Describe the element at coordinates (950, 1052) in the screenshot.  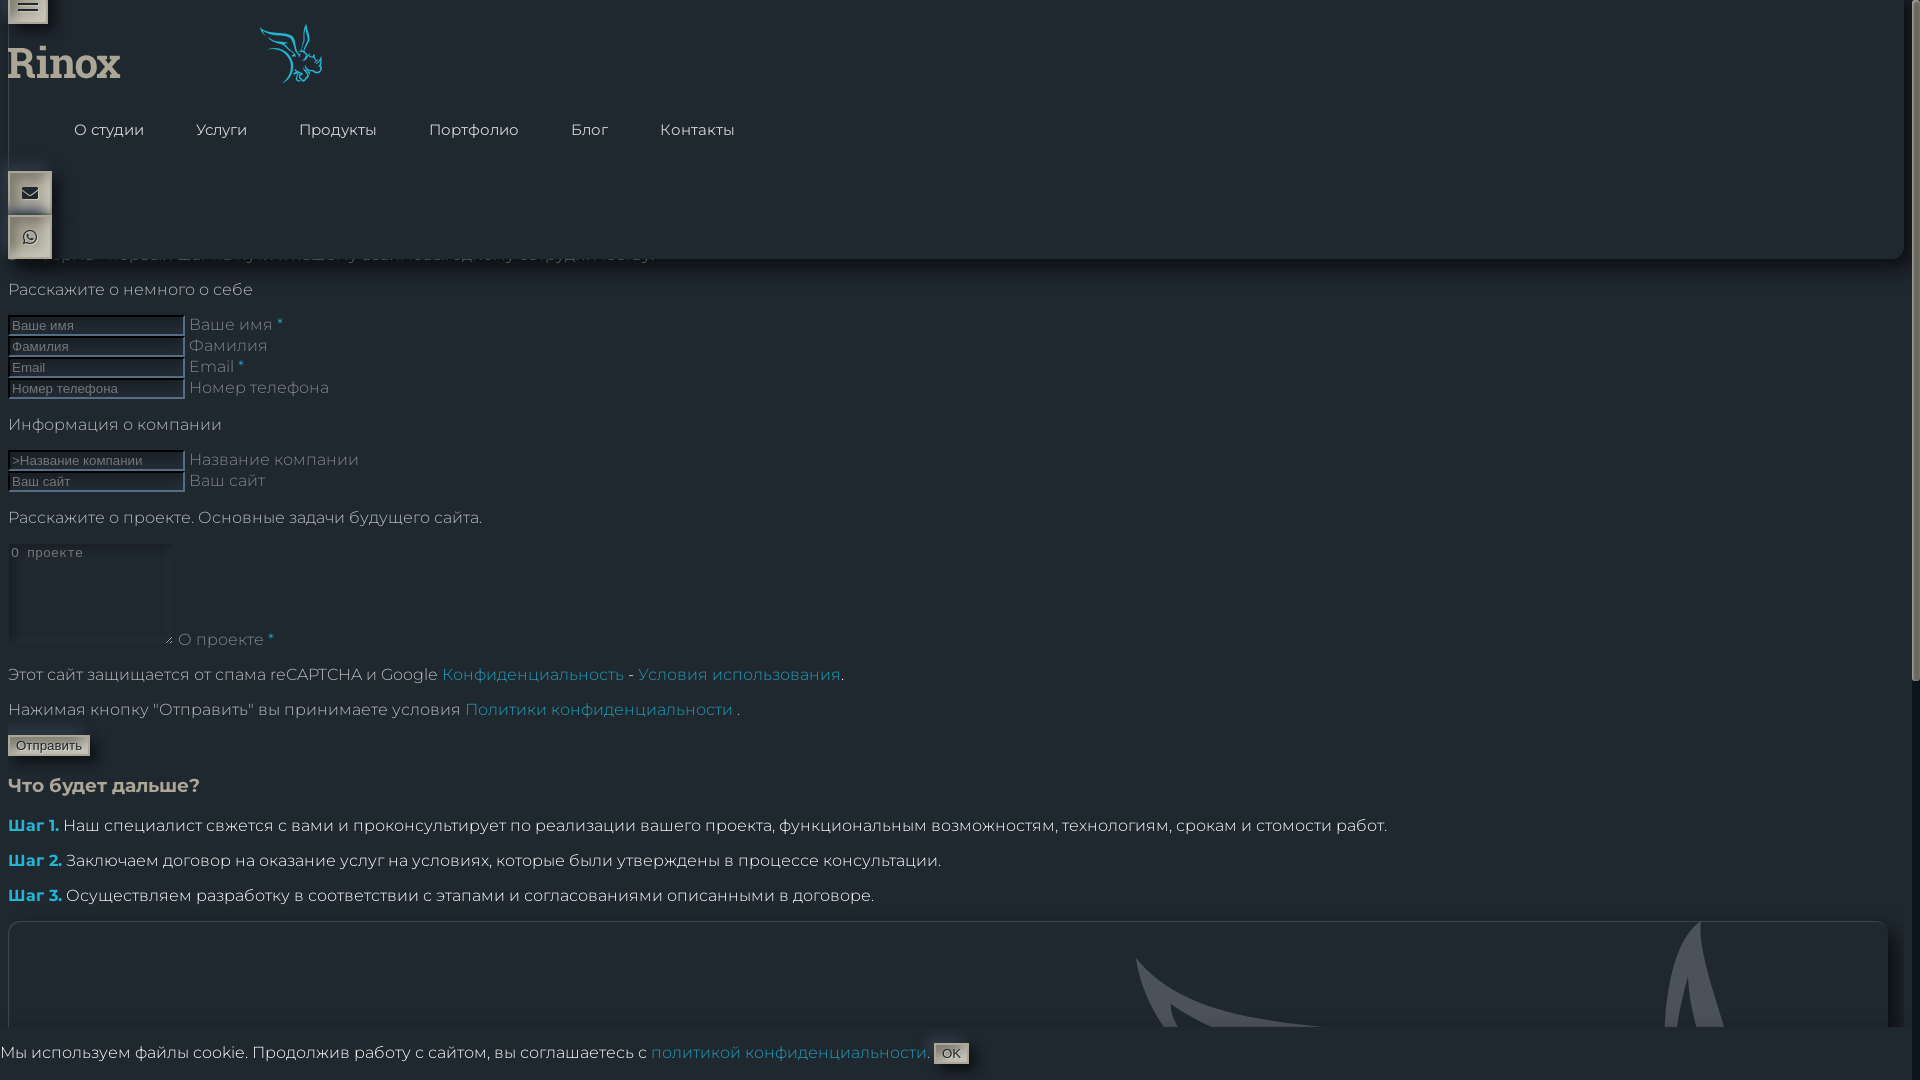
I see `'OK'` at that location.